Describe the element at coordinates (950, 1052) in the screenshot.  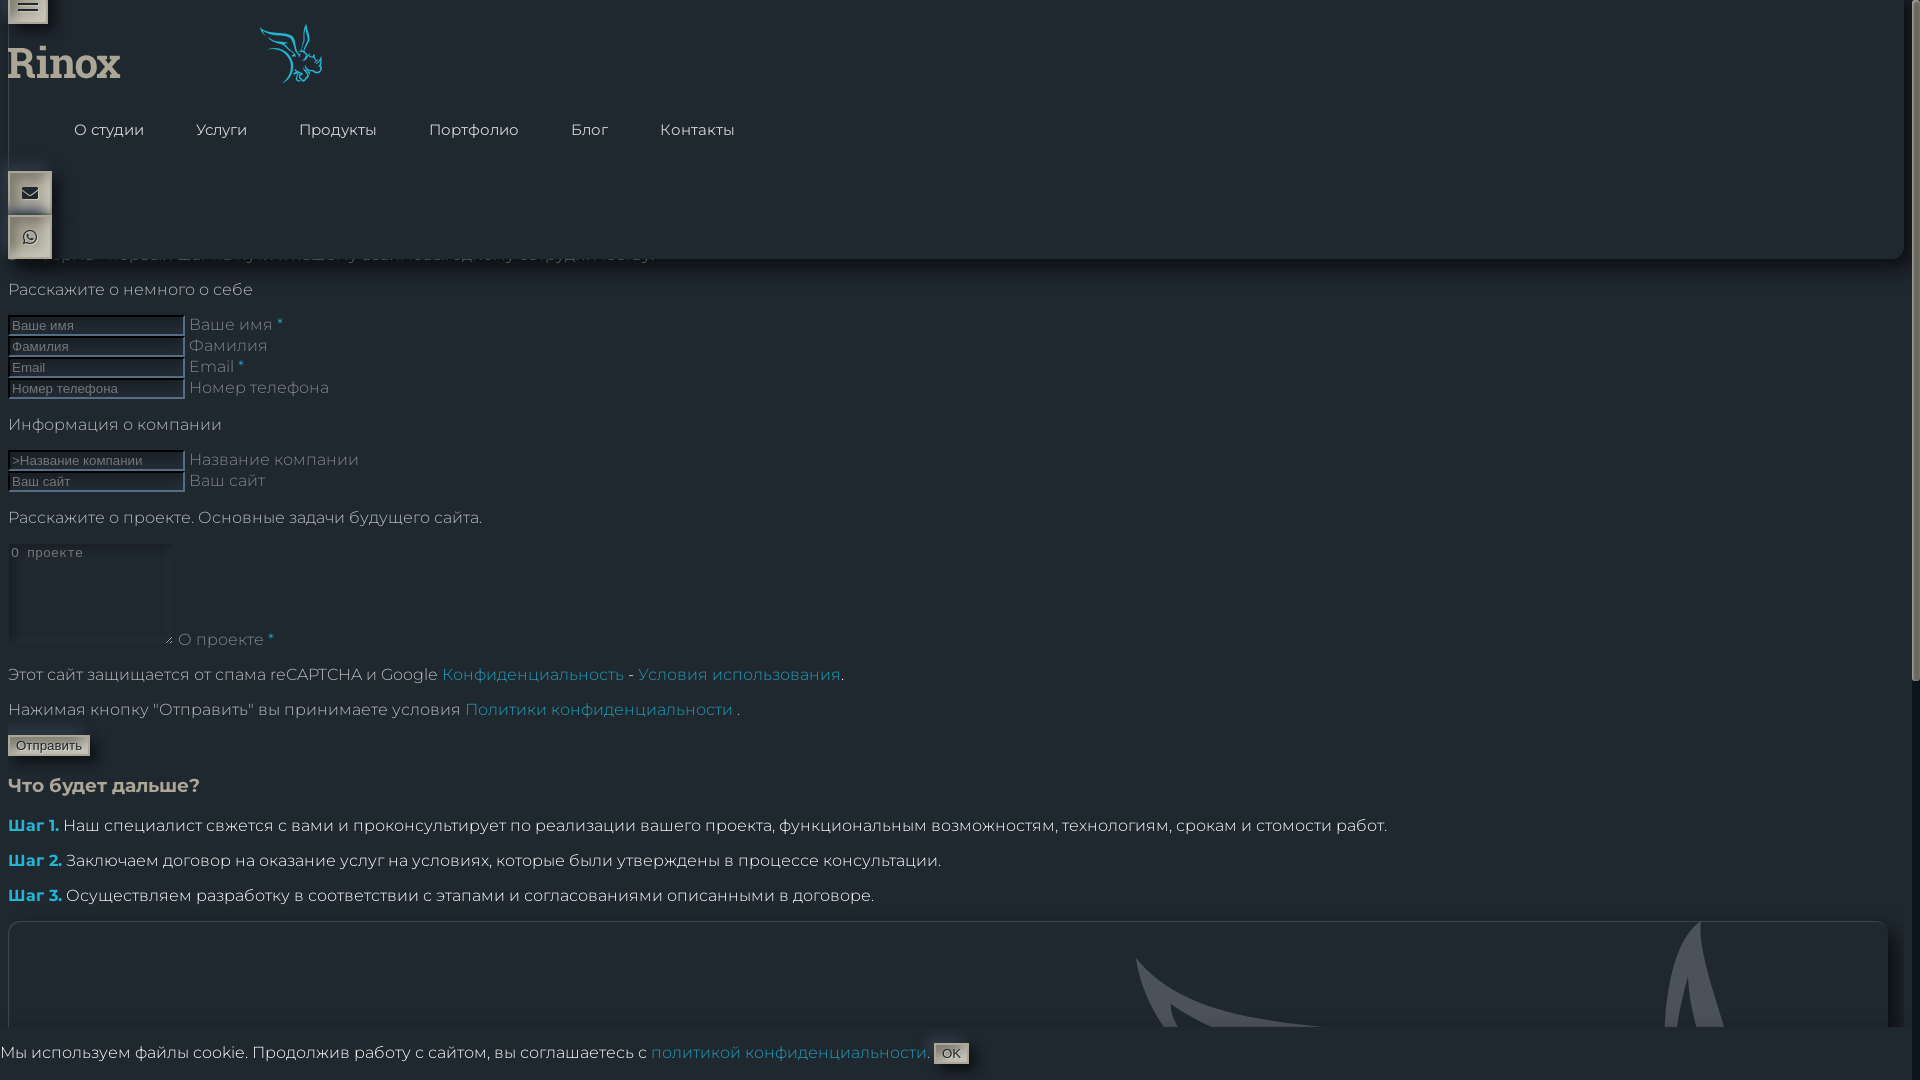
I see `'OK'` at that location.